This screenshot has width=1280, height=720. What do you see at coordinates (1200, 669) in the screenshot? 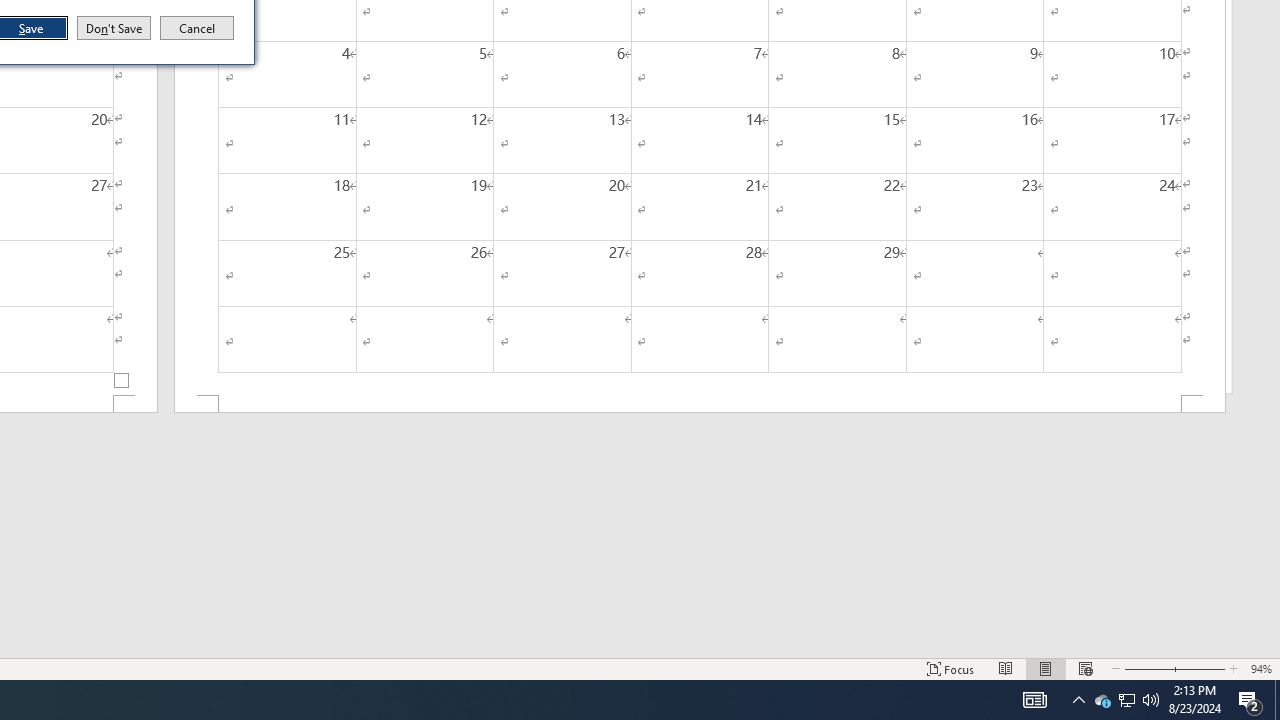
I see `'Zoom In'` at bounding box center [1200, 669].